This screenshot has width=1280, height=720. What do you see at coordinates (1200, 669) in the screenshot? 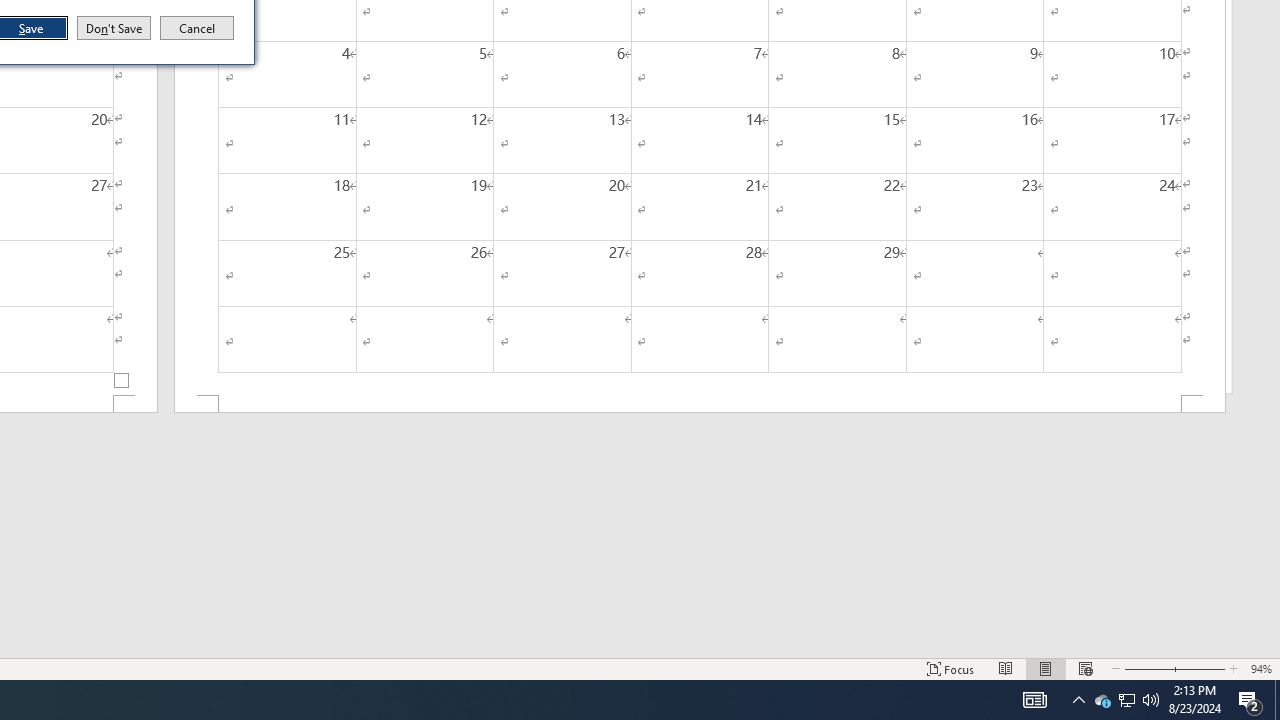
I see `'Zoom In'` at bounding box center [1200, 669].